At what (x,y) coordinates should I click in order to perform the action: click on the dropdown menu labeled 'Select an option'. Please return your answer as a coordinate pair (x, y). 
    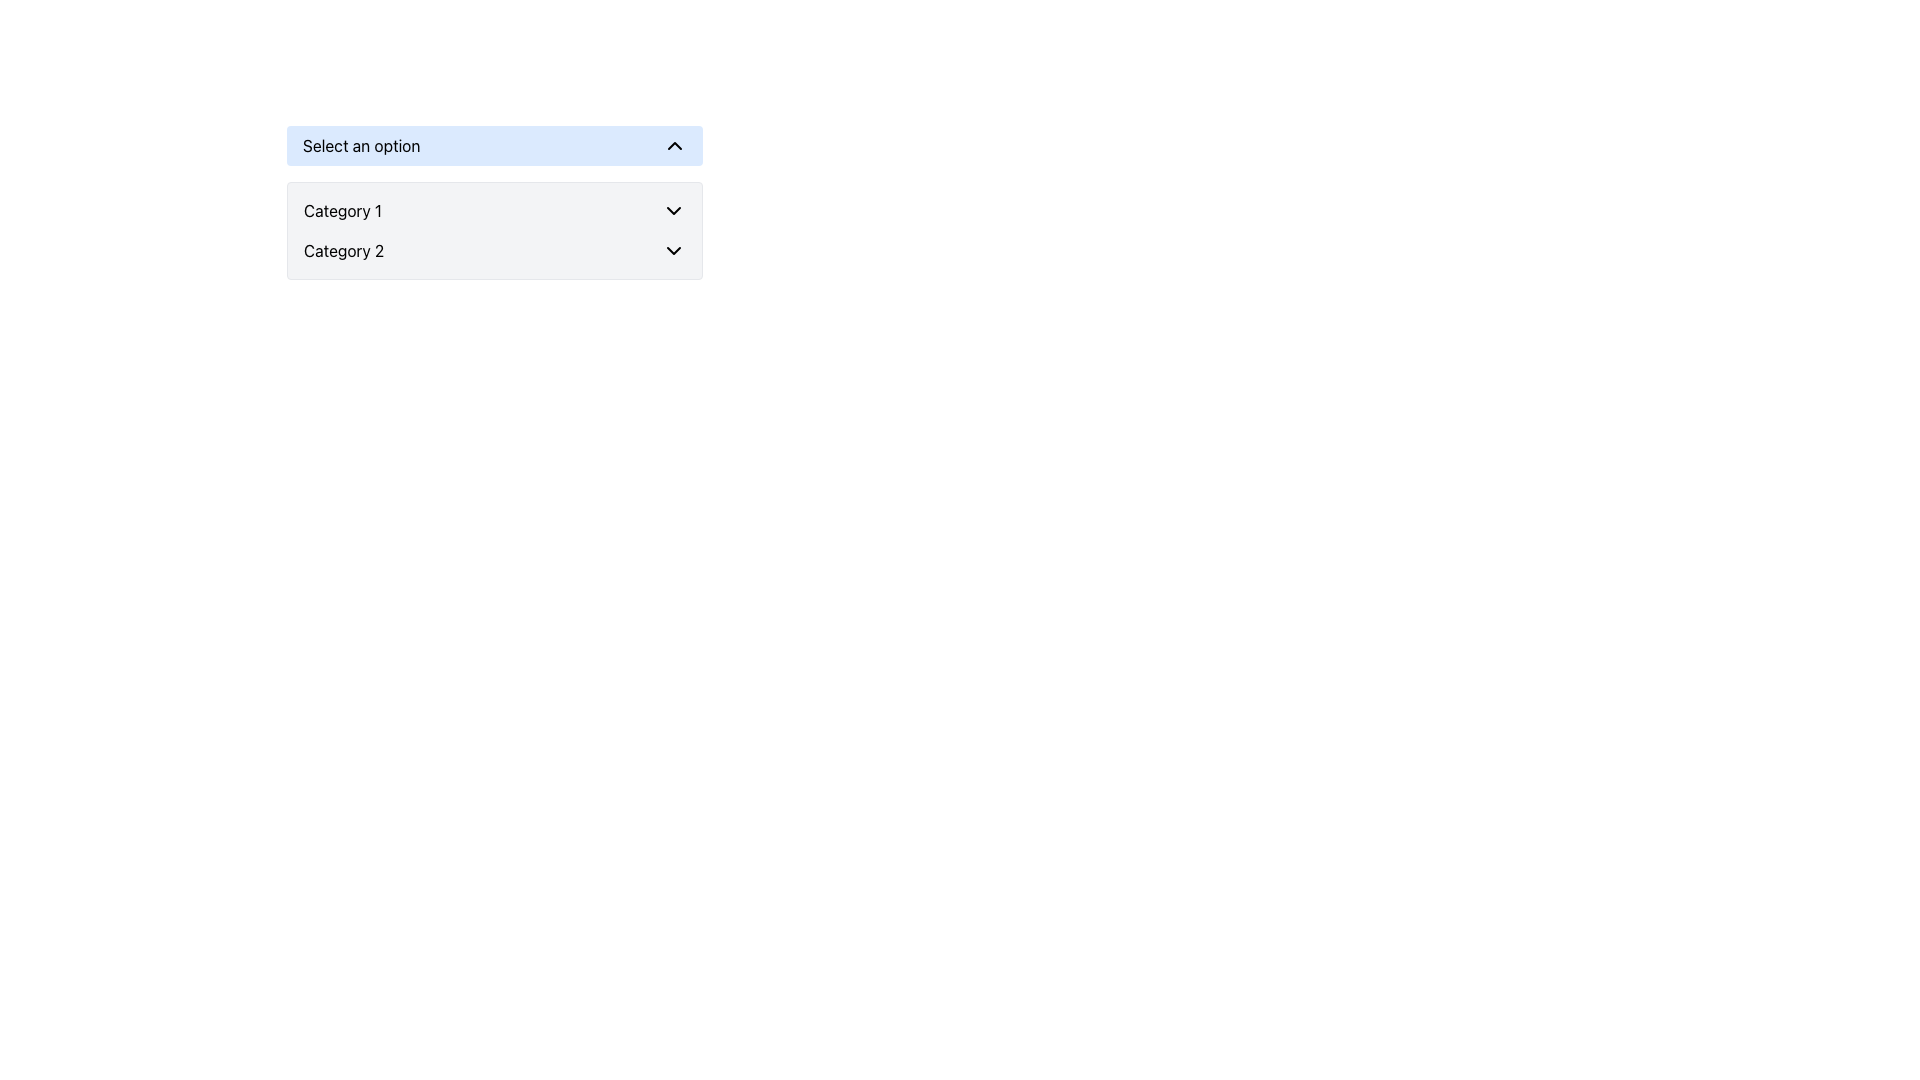
    Looking at the image, I should click on (494, 203).